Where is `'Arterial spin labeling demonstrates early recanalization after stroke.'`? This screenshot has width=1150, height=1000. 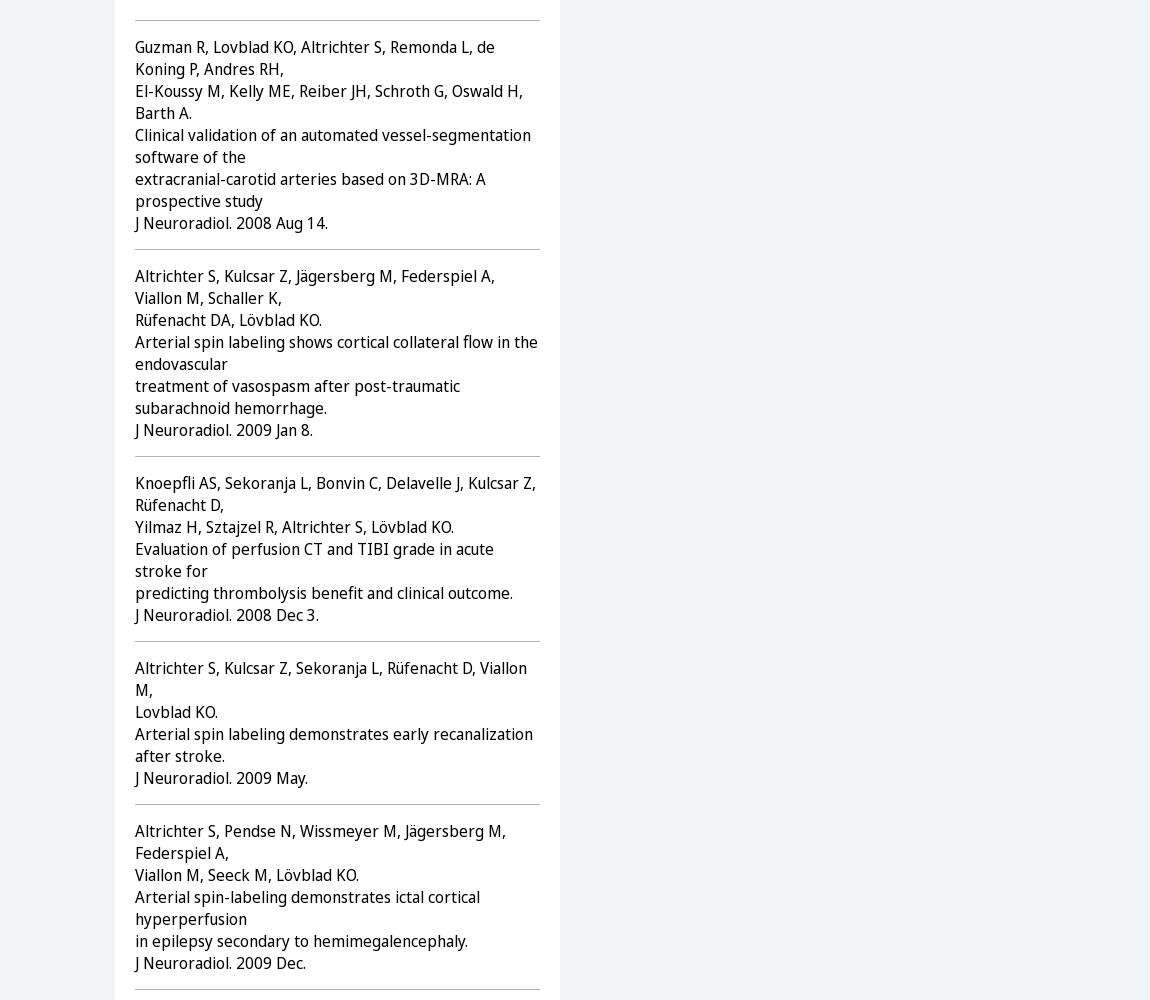 'Arterial spin labeling demonstrates early recanalization after stroke.' is located at coordinates (134, 743).